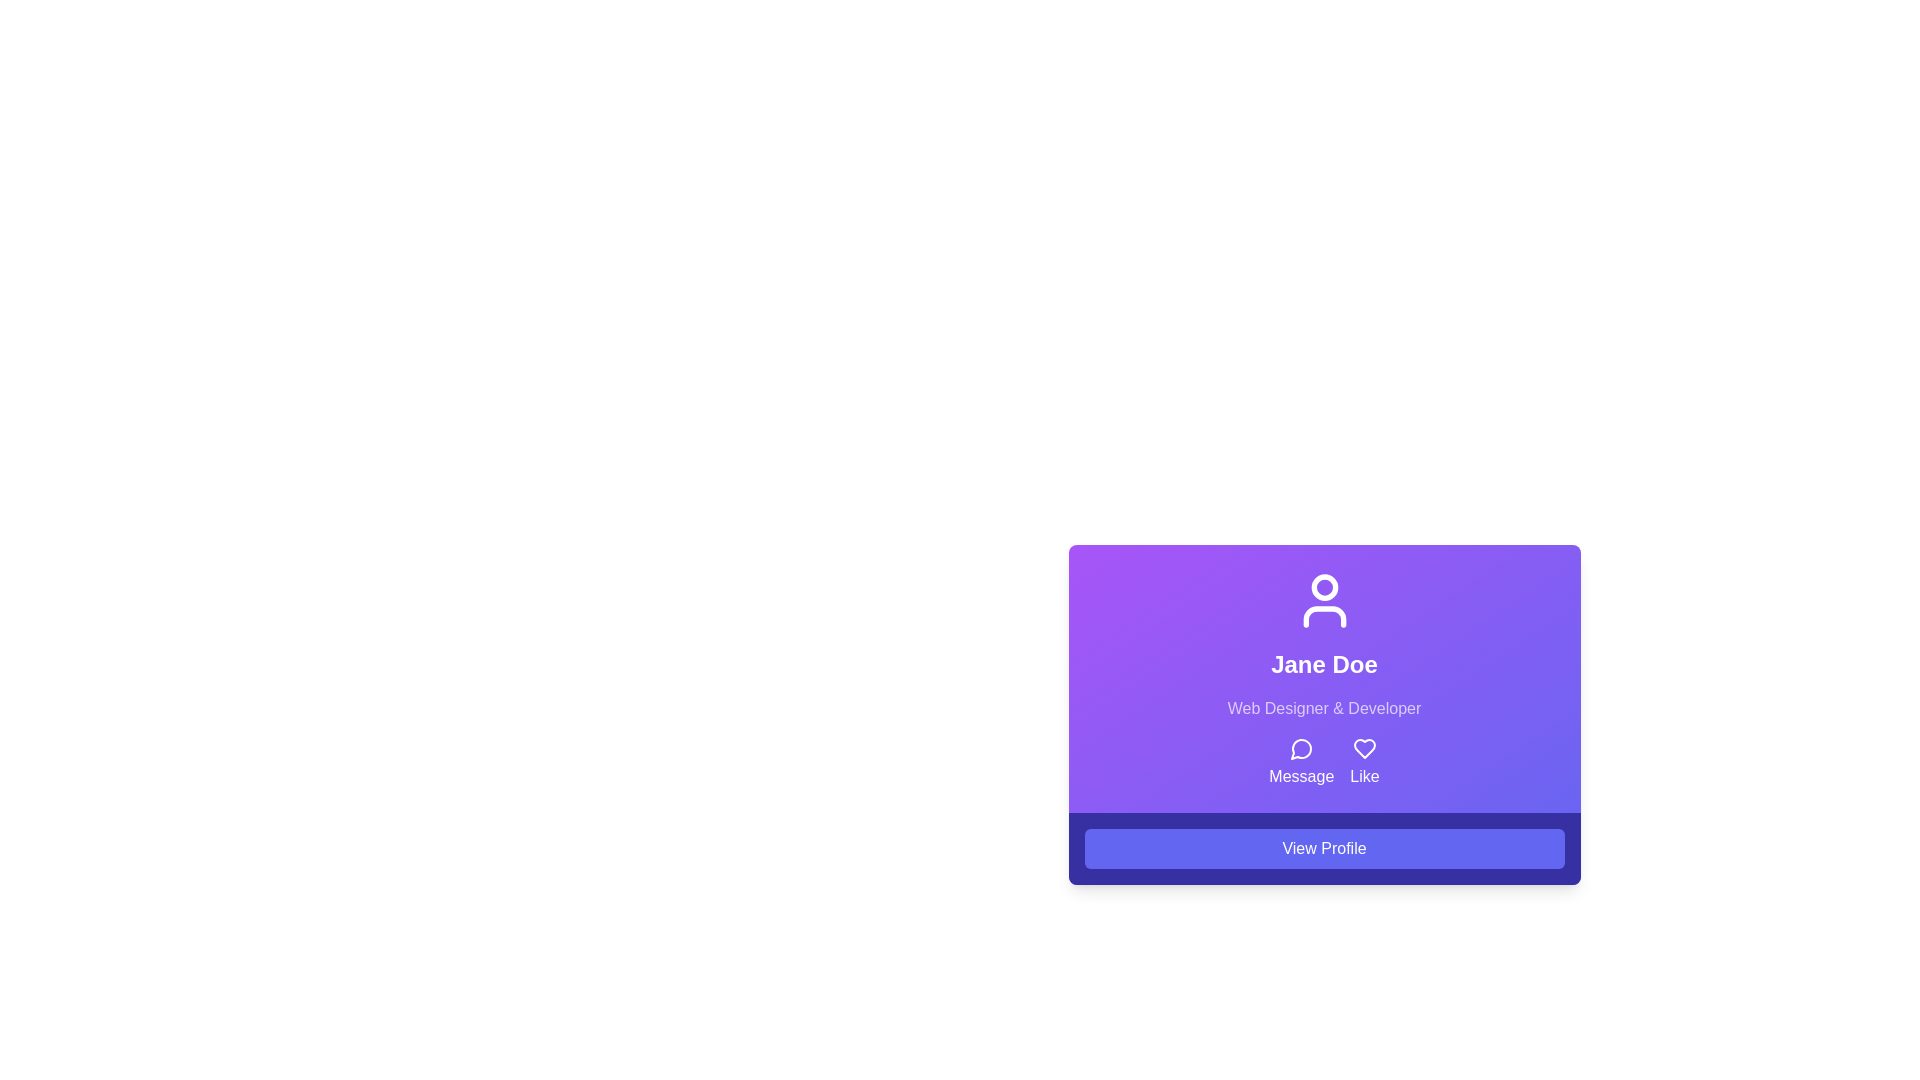  Describe the element at coordinates (1300, 775) in the screenshot. I see `the Text label located beneath the speech bubble-shaped icon in the card layout to associate it with its corresponding icon` at that location.